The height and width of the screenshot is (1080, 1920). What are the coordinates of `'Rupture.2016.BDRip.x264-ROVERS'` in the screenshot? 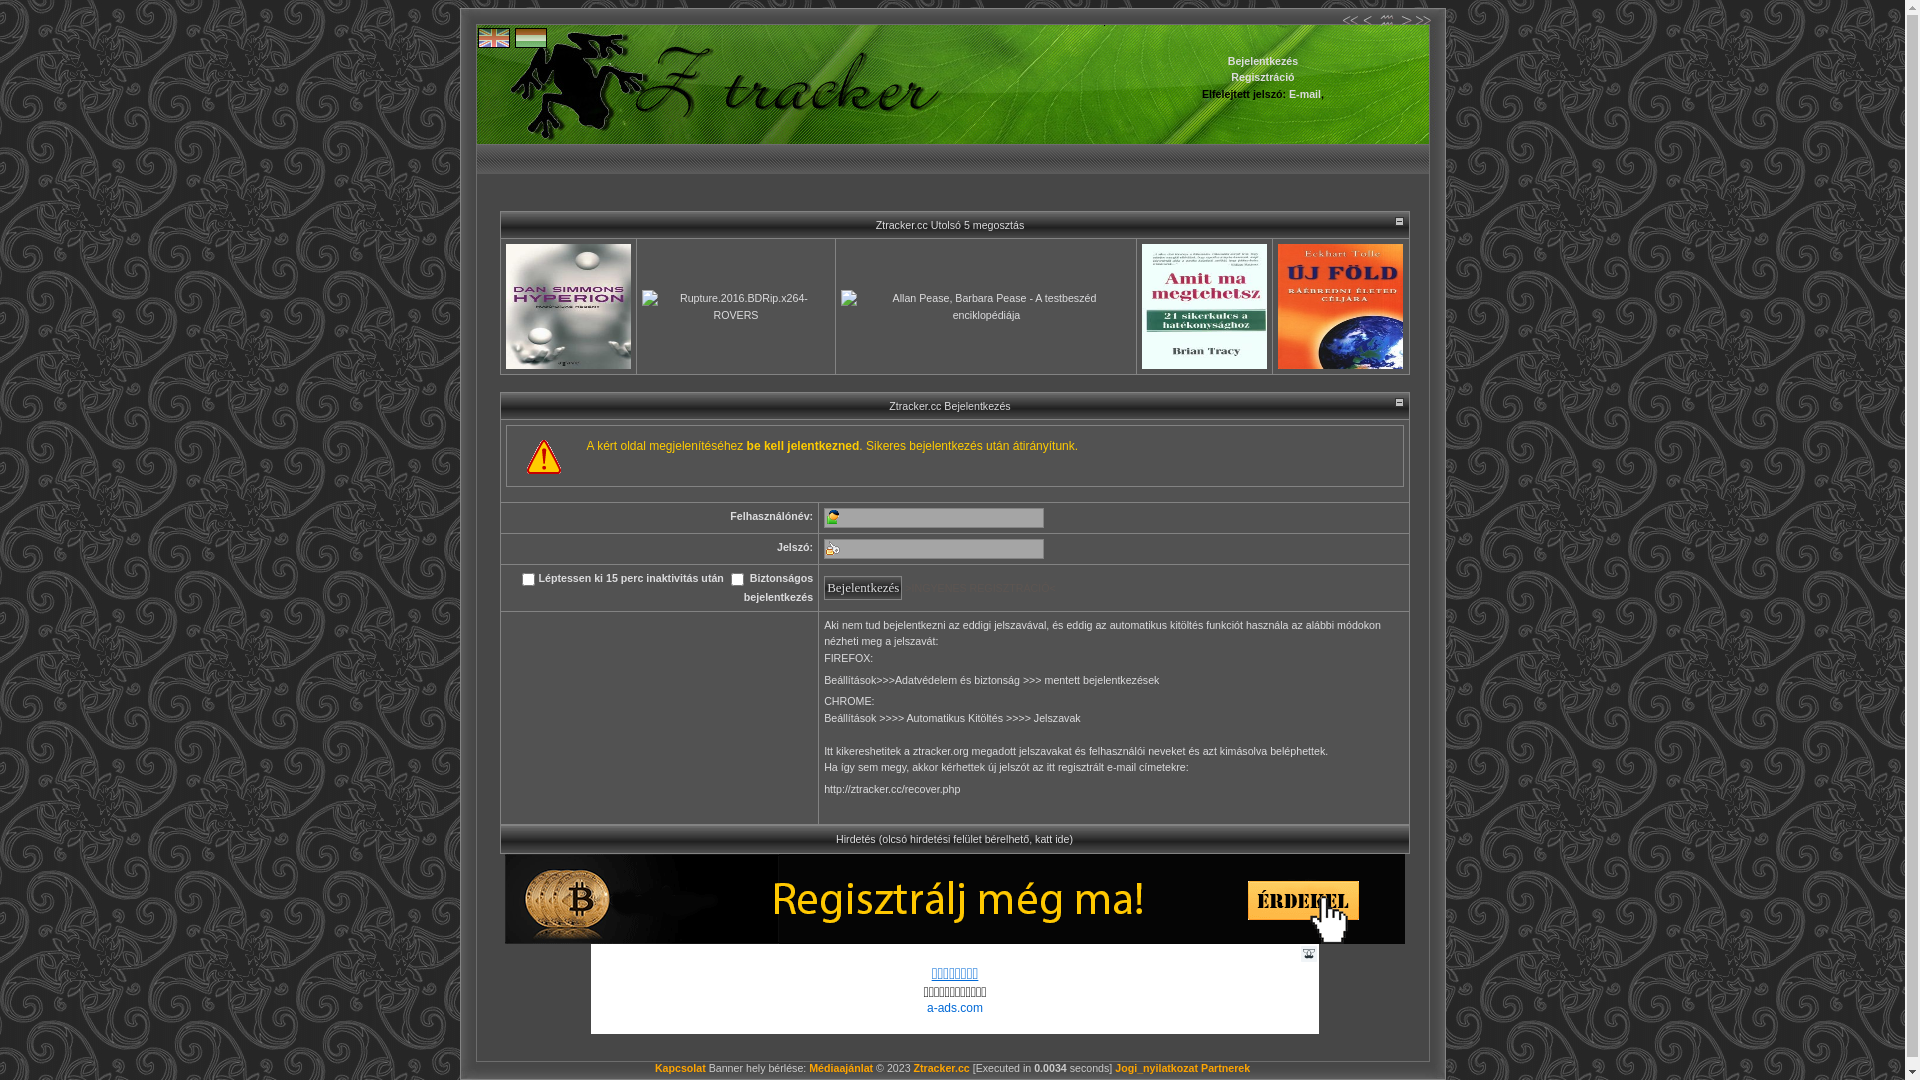 It's located at (642, 306).